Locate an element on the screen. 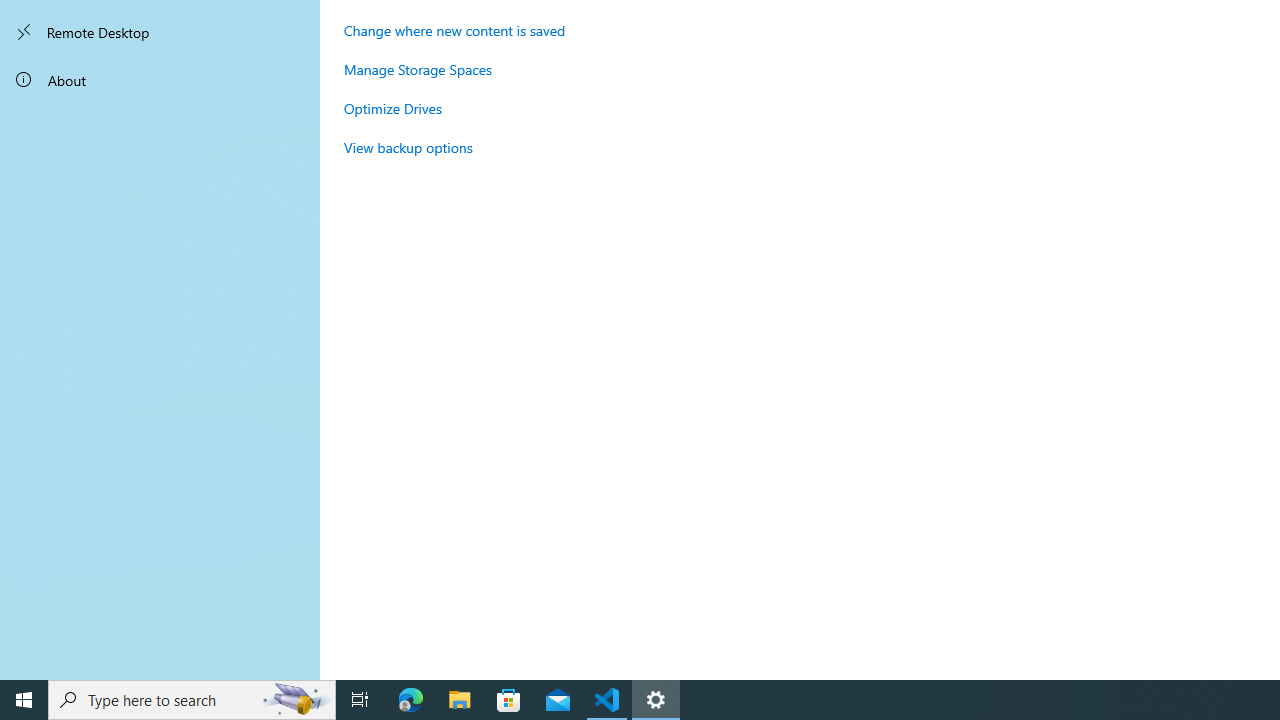 The width and height of the screenshot is (1280, 720). 'Type here to search' is located at coordinates (192, 698).